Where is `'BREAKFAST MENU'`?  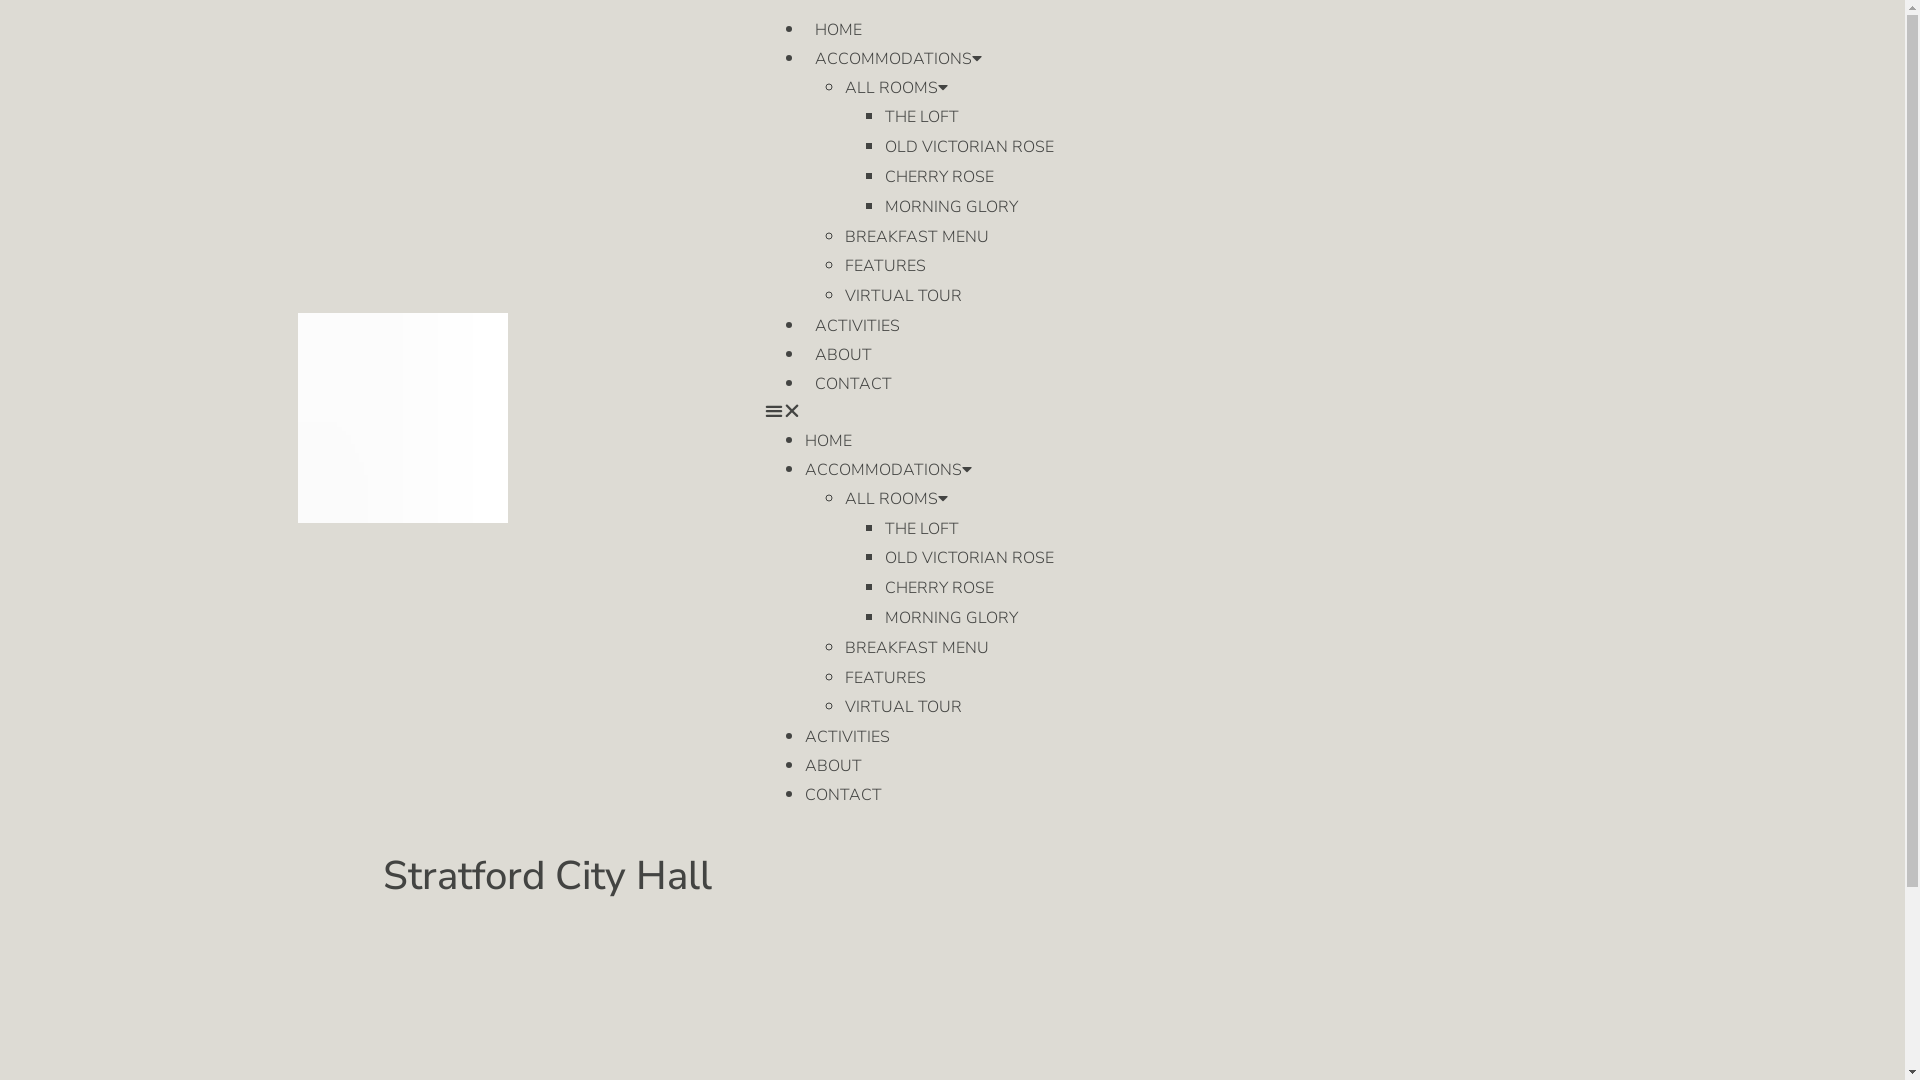
'BREAKFAST MENU' is located at coordinates (915, 648).